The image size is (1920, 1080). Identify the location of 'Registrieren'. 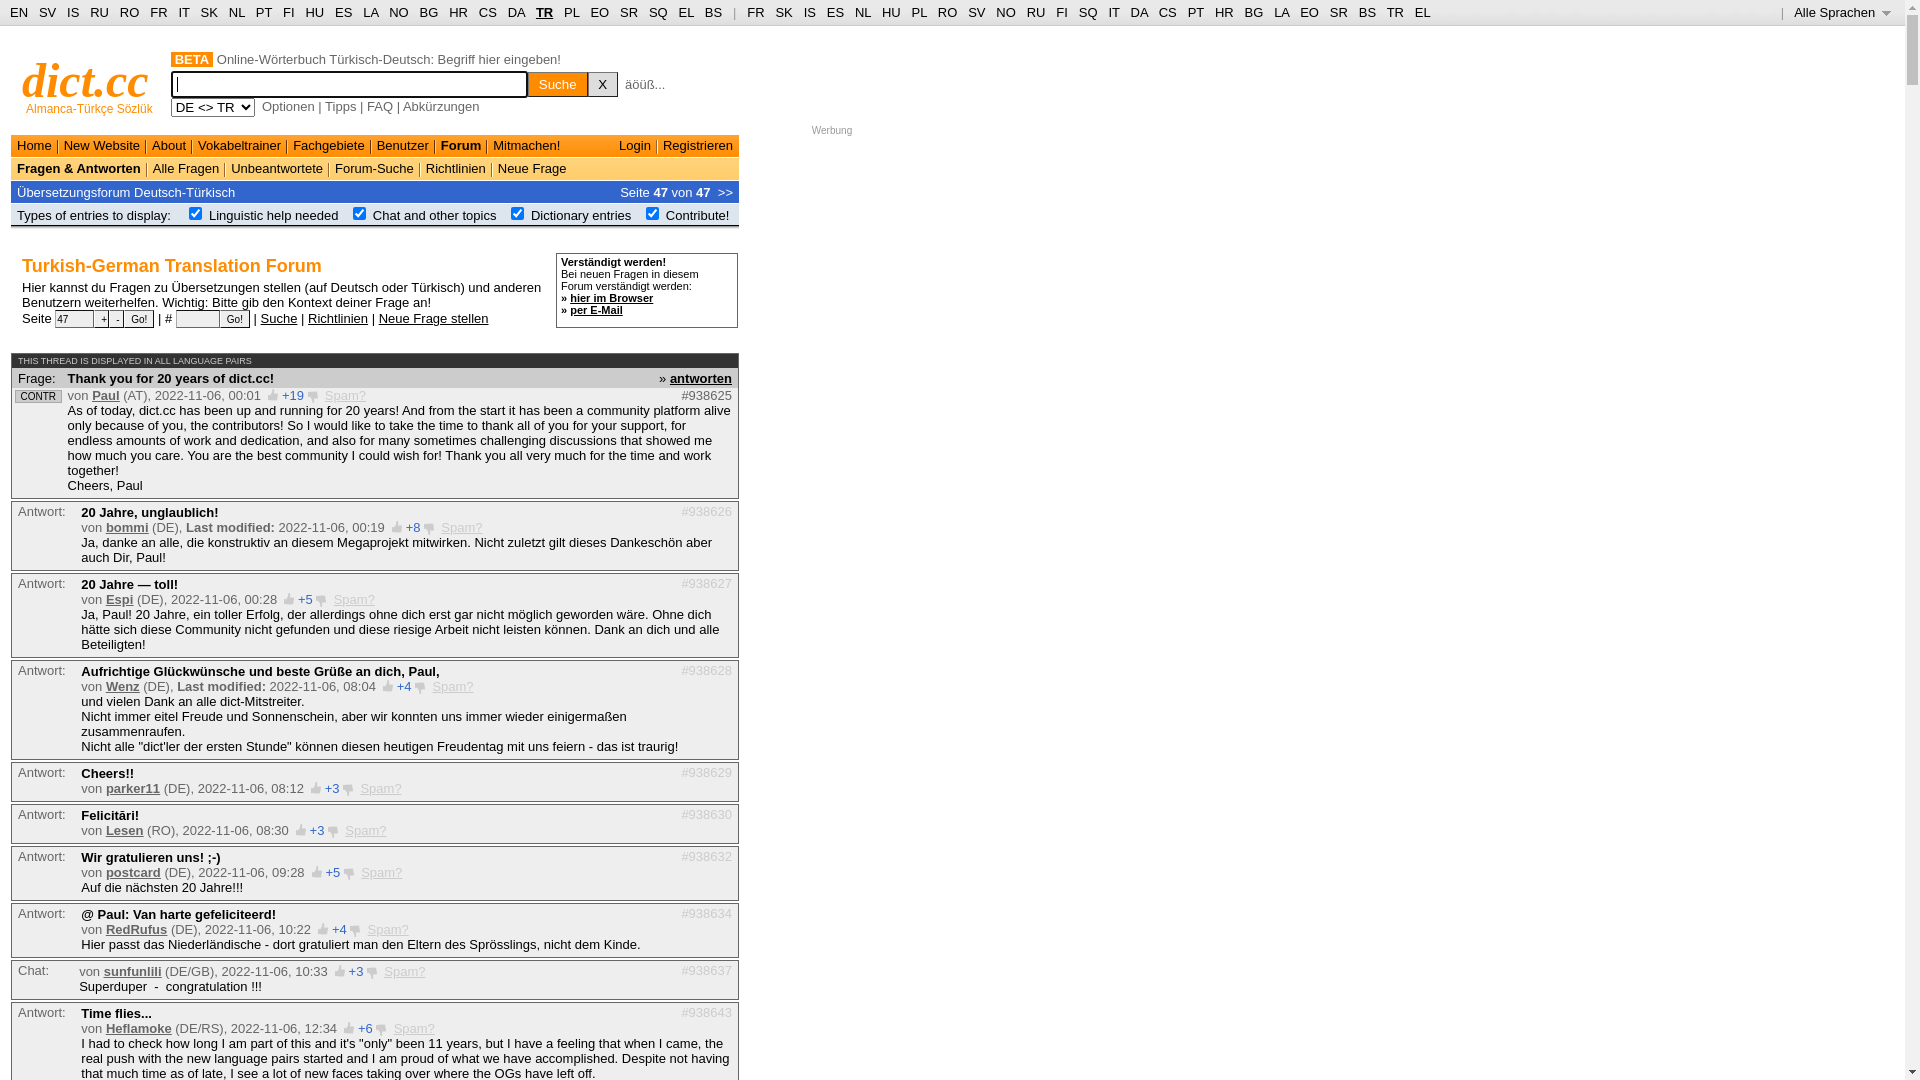
(697, 144).